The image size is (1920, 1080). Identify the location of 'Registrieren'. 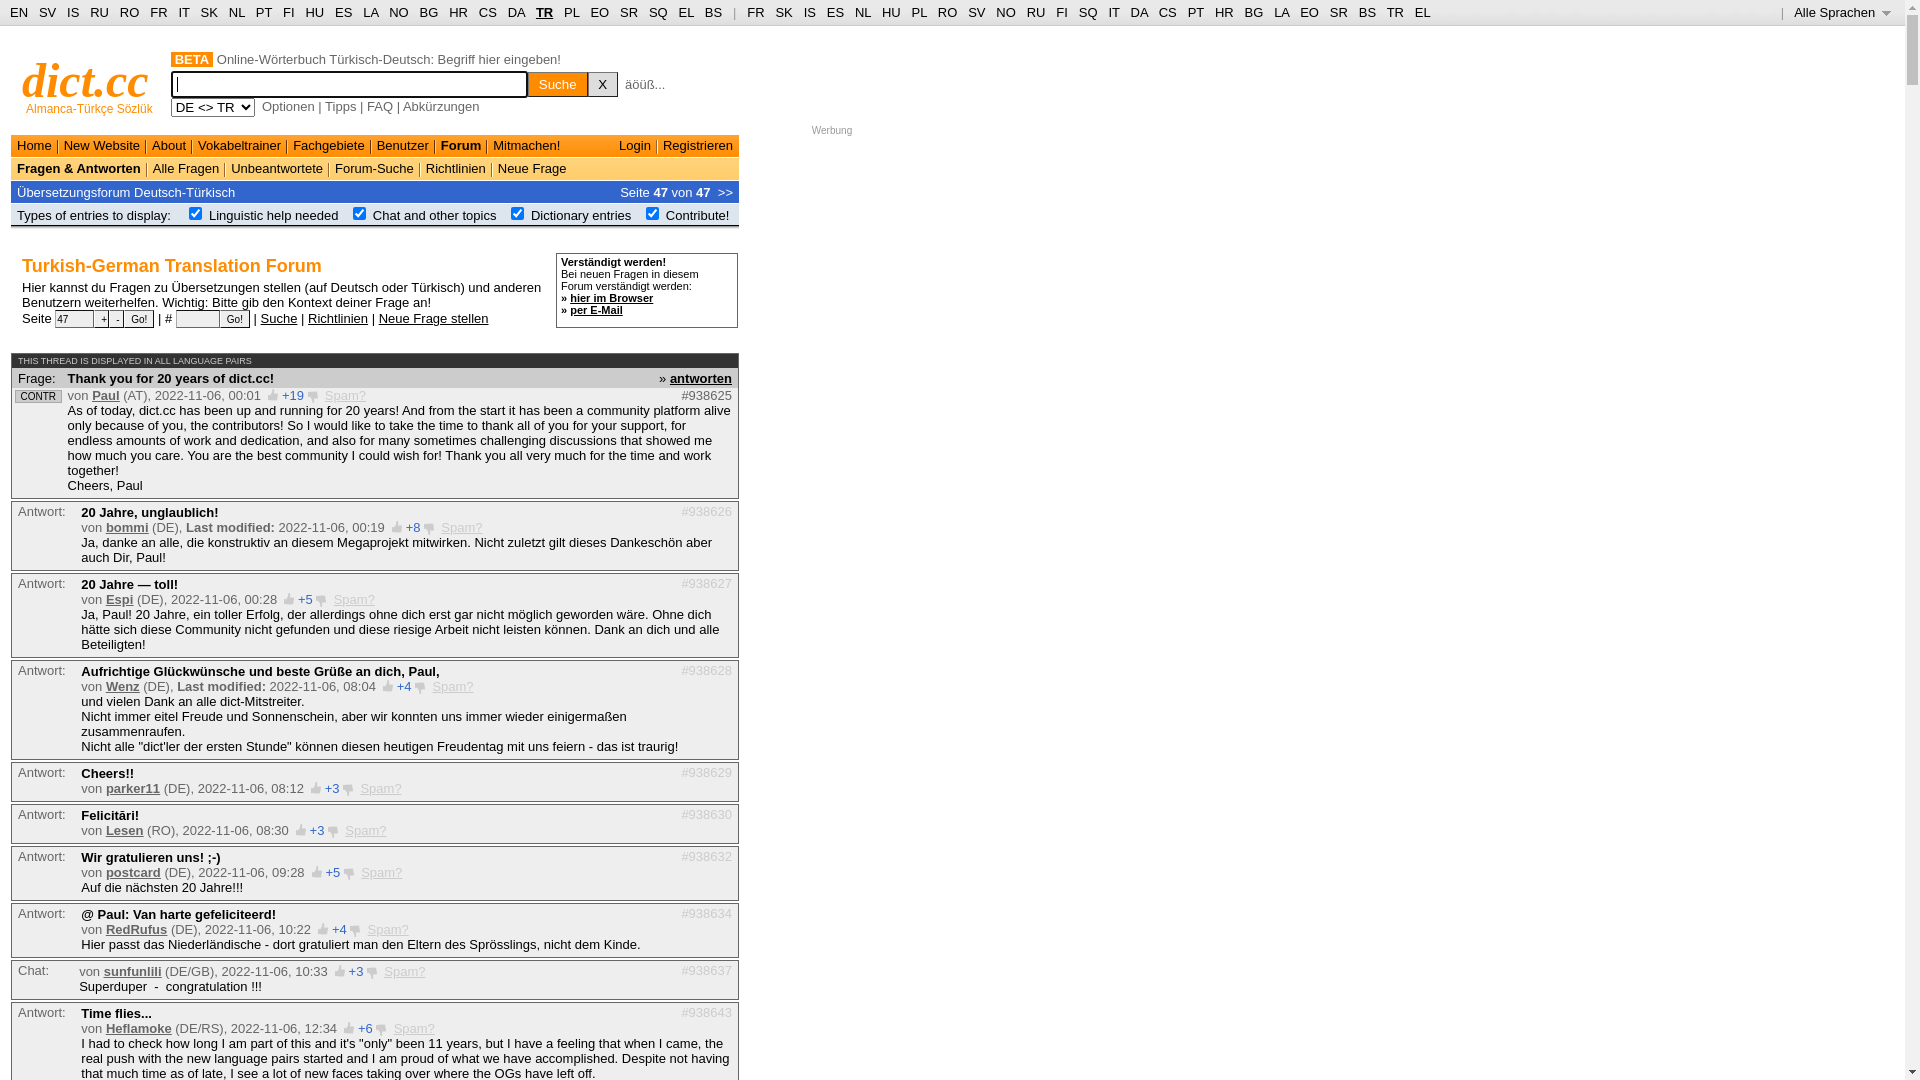
(697, 144).